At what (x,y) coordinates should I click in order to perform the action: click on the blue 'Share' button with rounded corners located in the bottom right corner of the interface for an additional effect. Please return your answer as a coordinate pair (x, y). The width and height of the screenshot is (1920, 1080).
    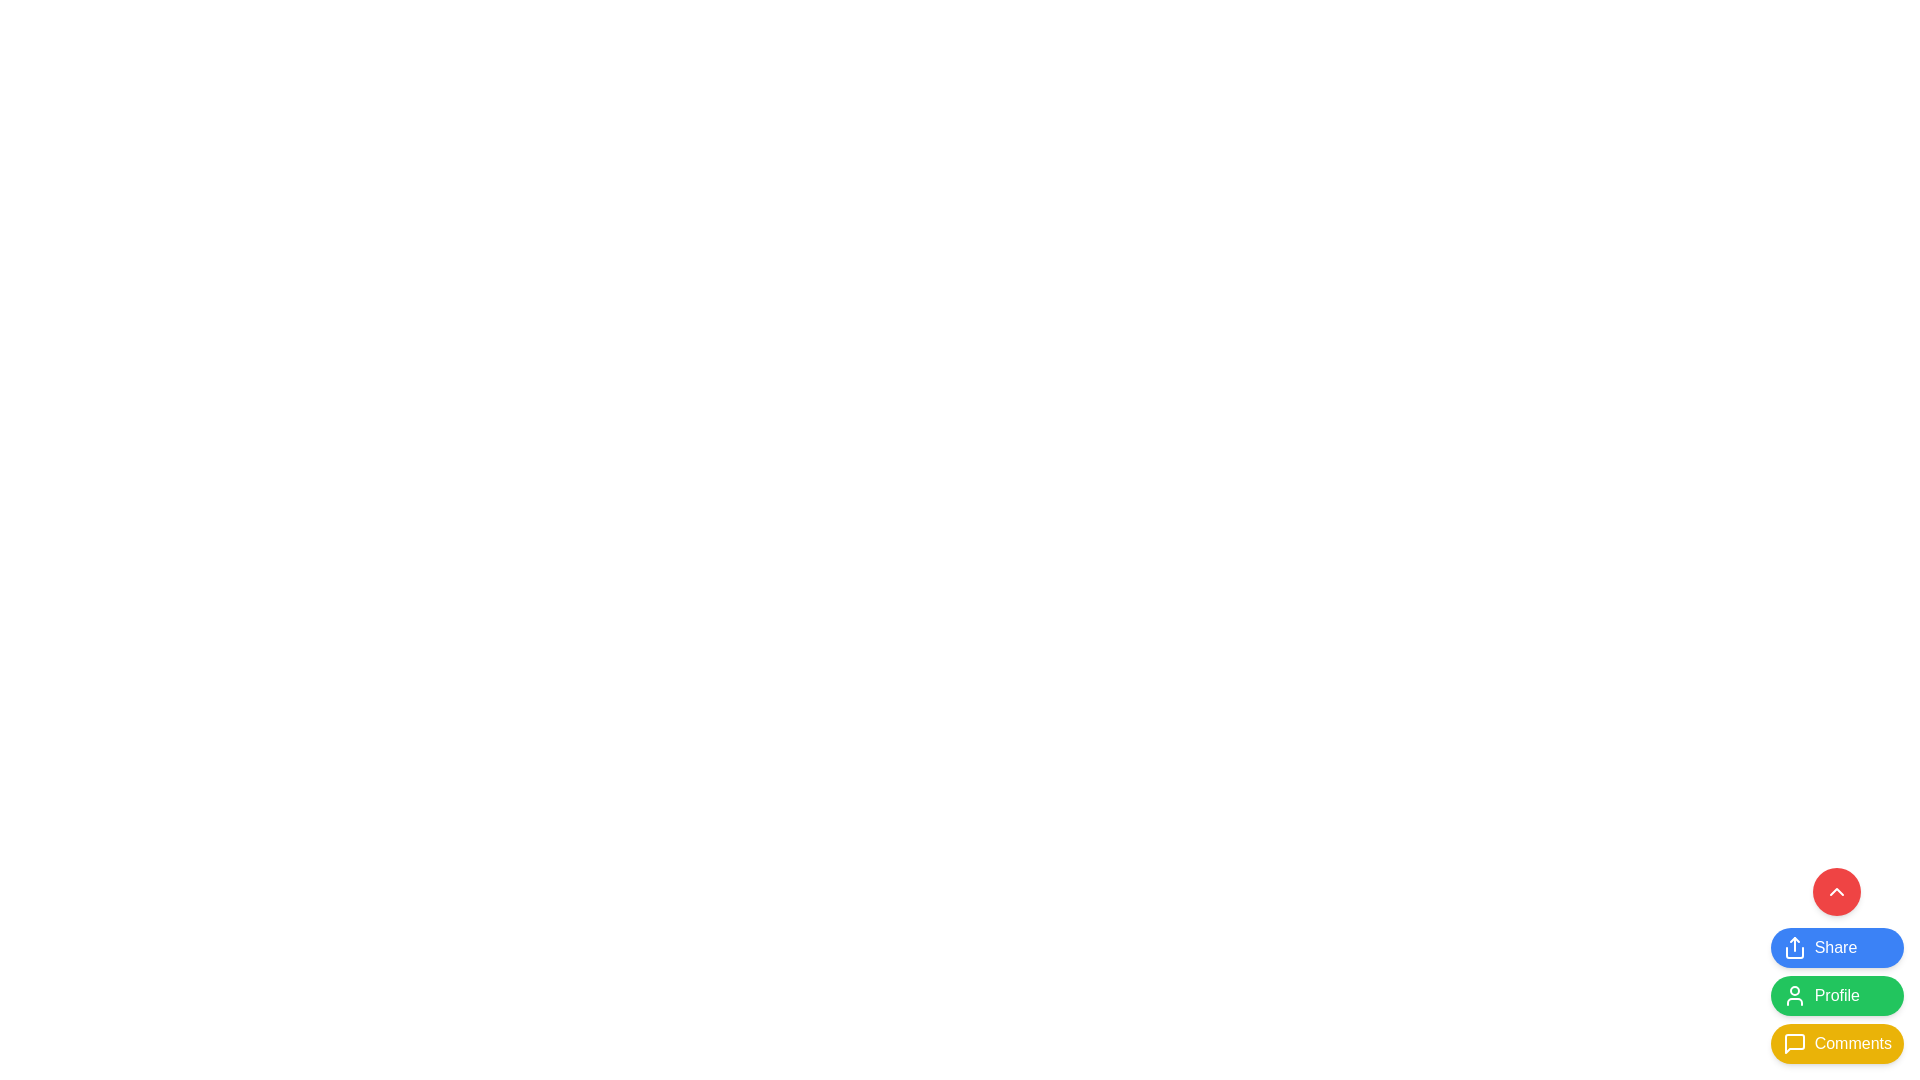
    Looking at the image, I should click on (1837, 947).